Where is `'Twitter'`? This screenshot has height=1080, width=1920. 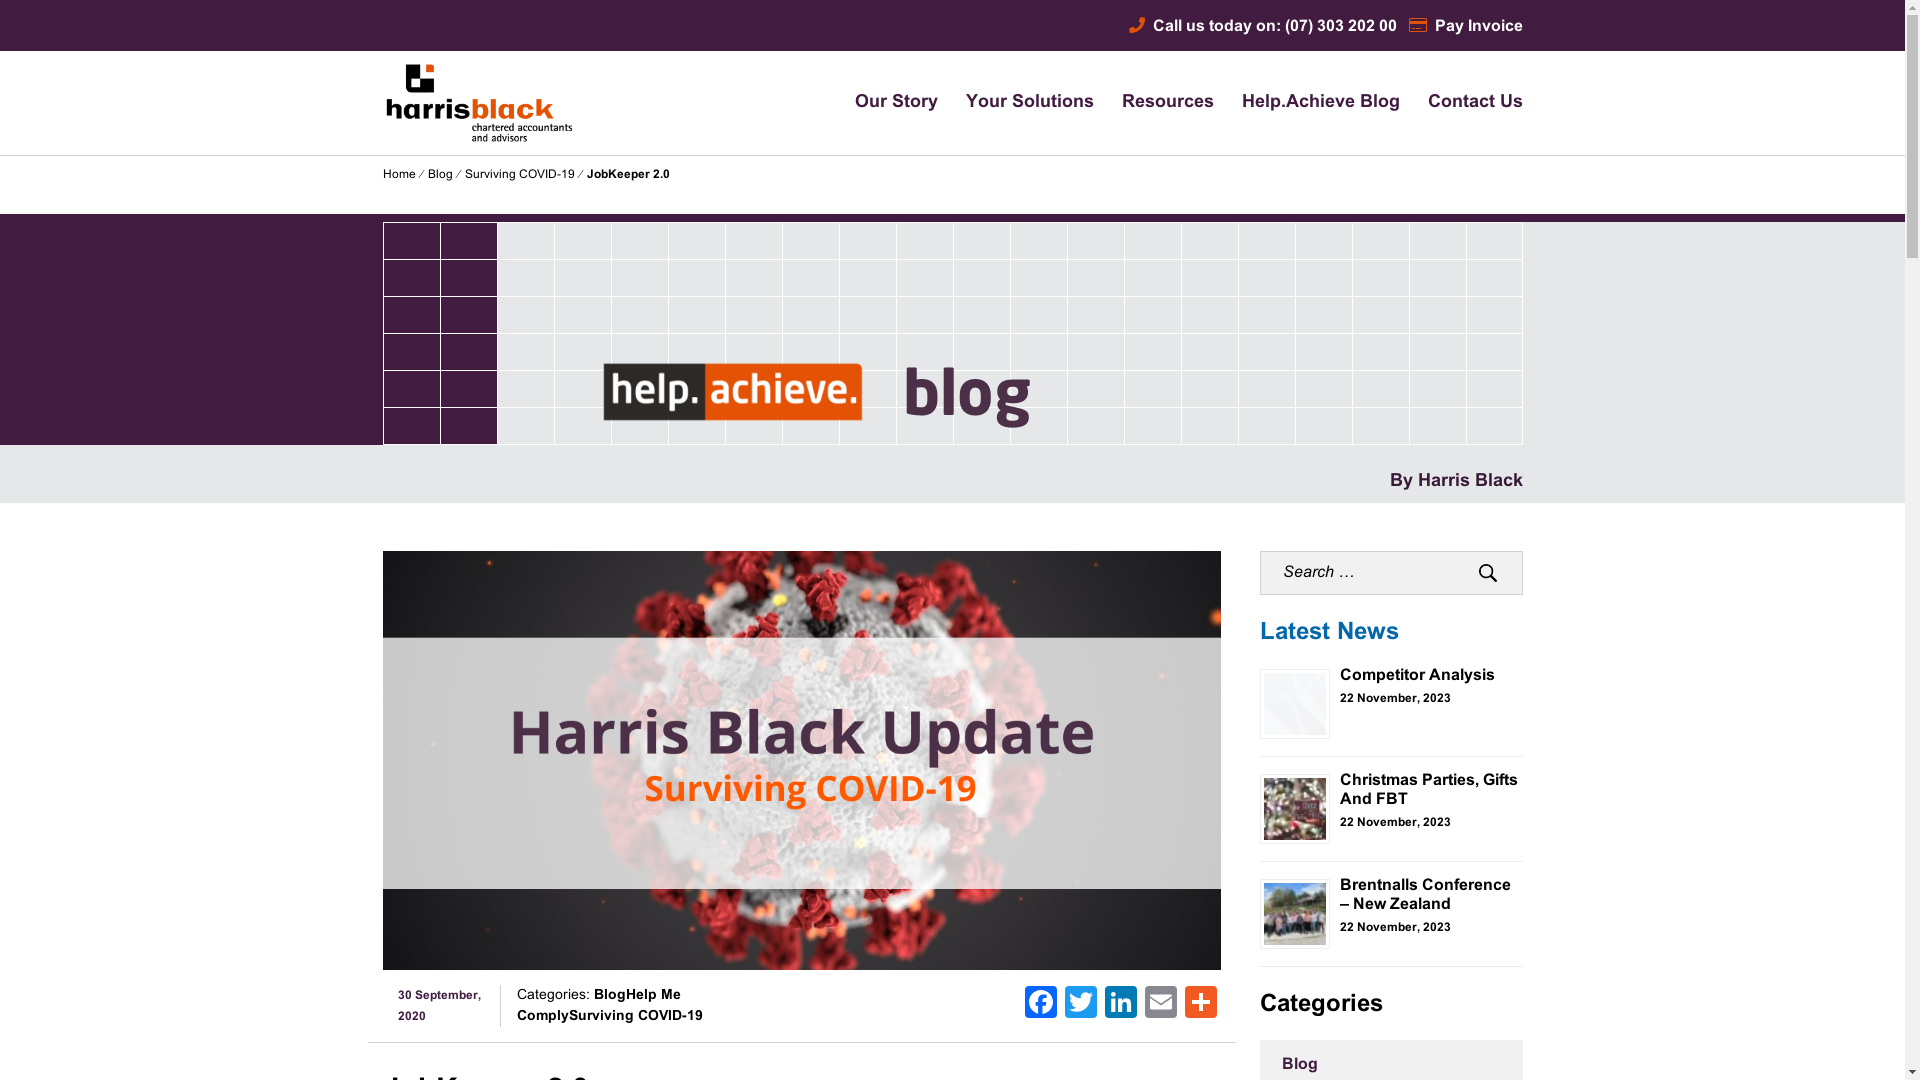
'Twitter' is located at coordinates (1079, 1006).